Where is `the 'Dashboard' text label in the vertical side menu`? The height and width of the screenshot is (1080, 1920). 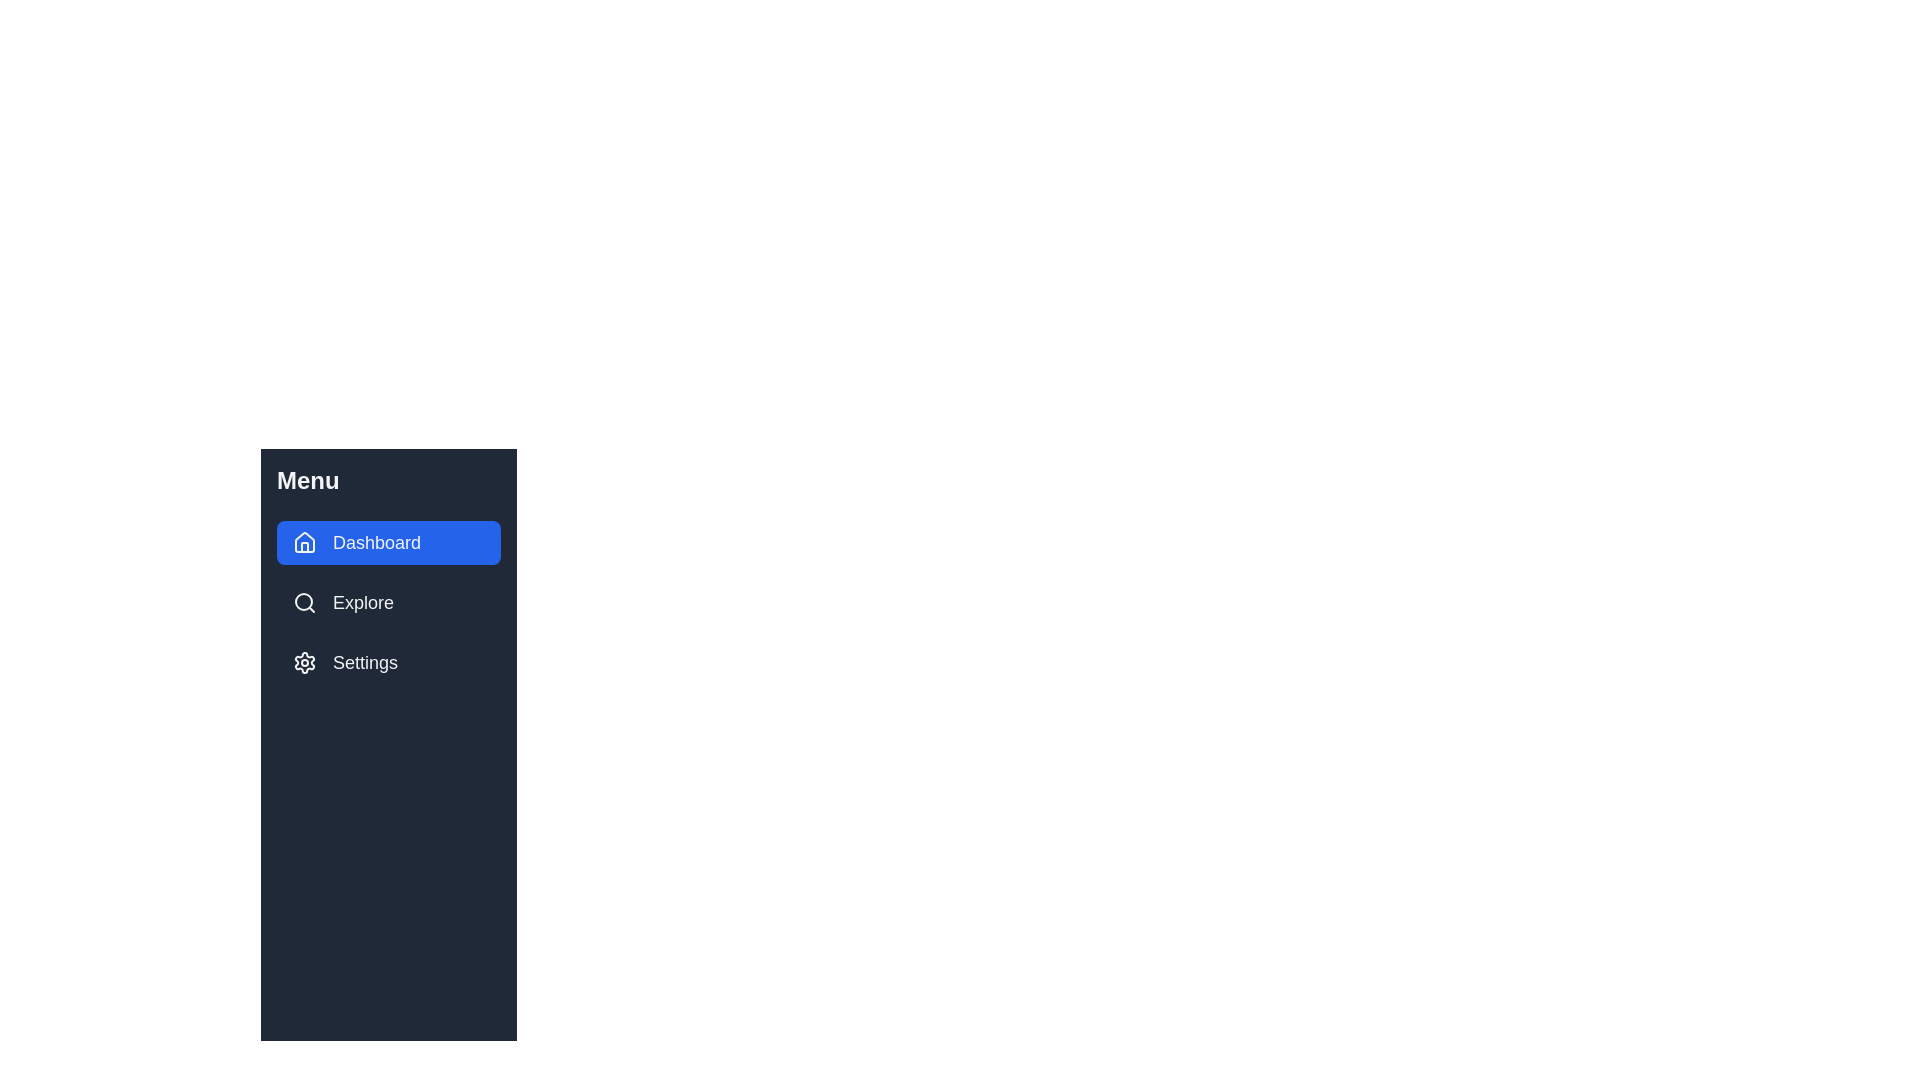
the 'Dashboard' text label in the vertical side menu is located at coordinates (377, 543).